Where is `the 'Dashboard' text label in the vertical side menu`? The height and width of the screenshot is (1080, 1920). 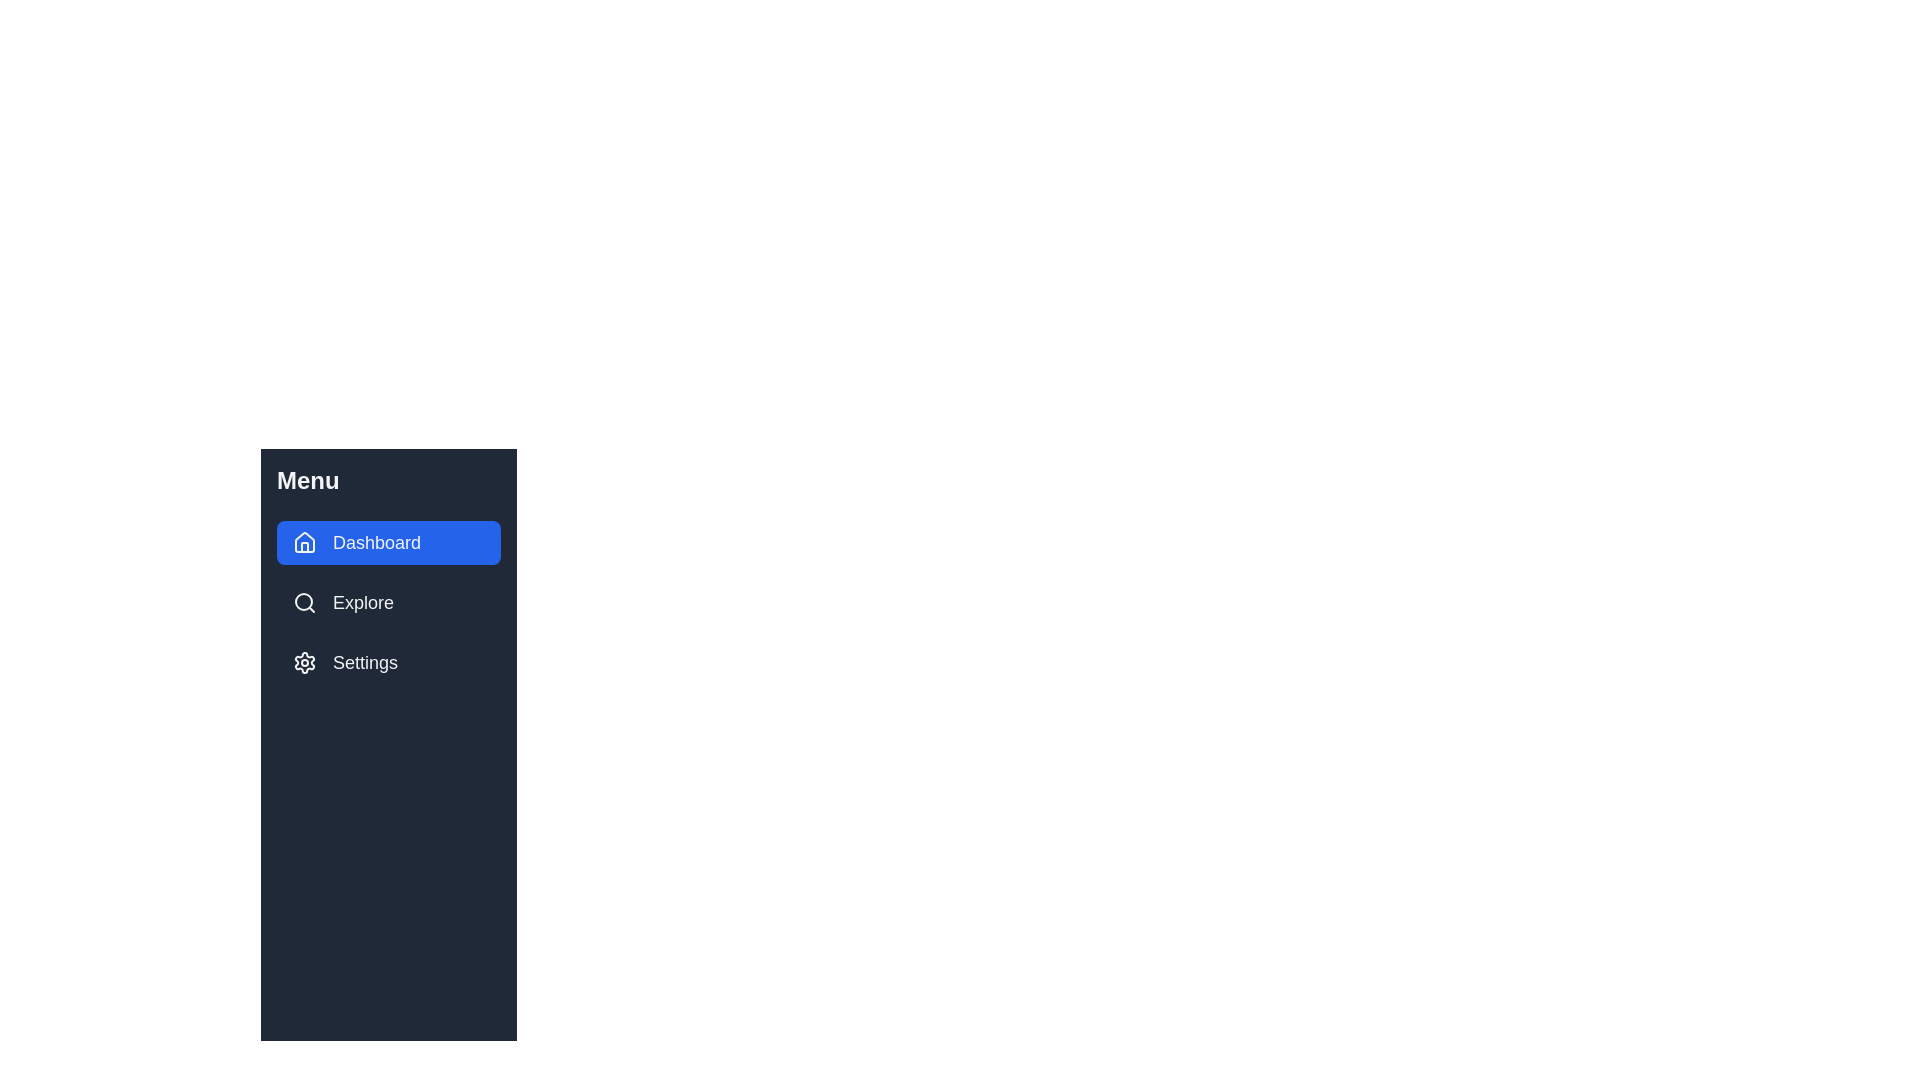
the 'Dashboard' text label in the vertical side menu is located at coordinates (377, 543).